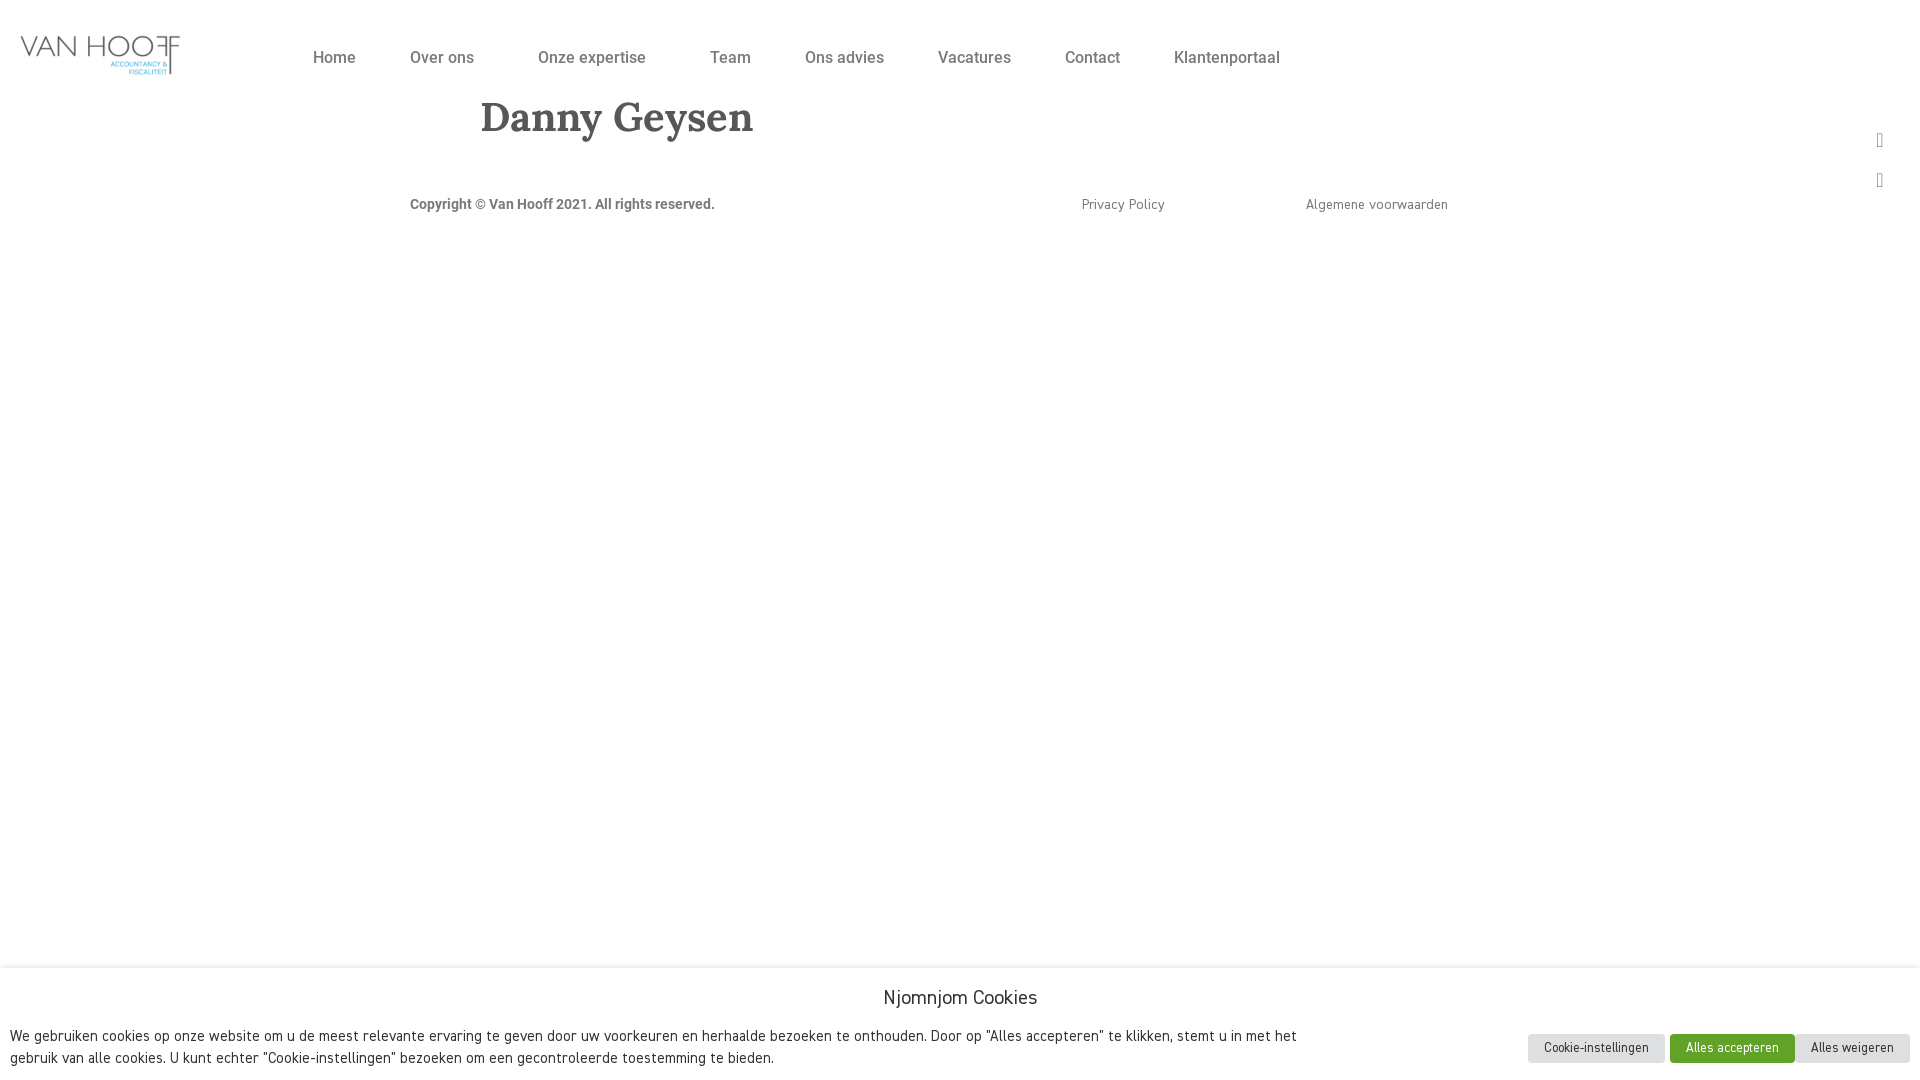  I want to click on 'Vacatures', so click(910, 56).